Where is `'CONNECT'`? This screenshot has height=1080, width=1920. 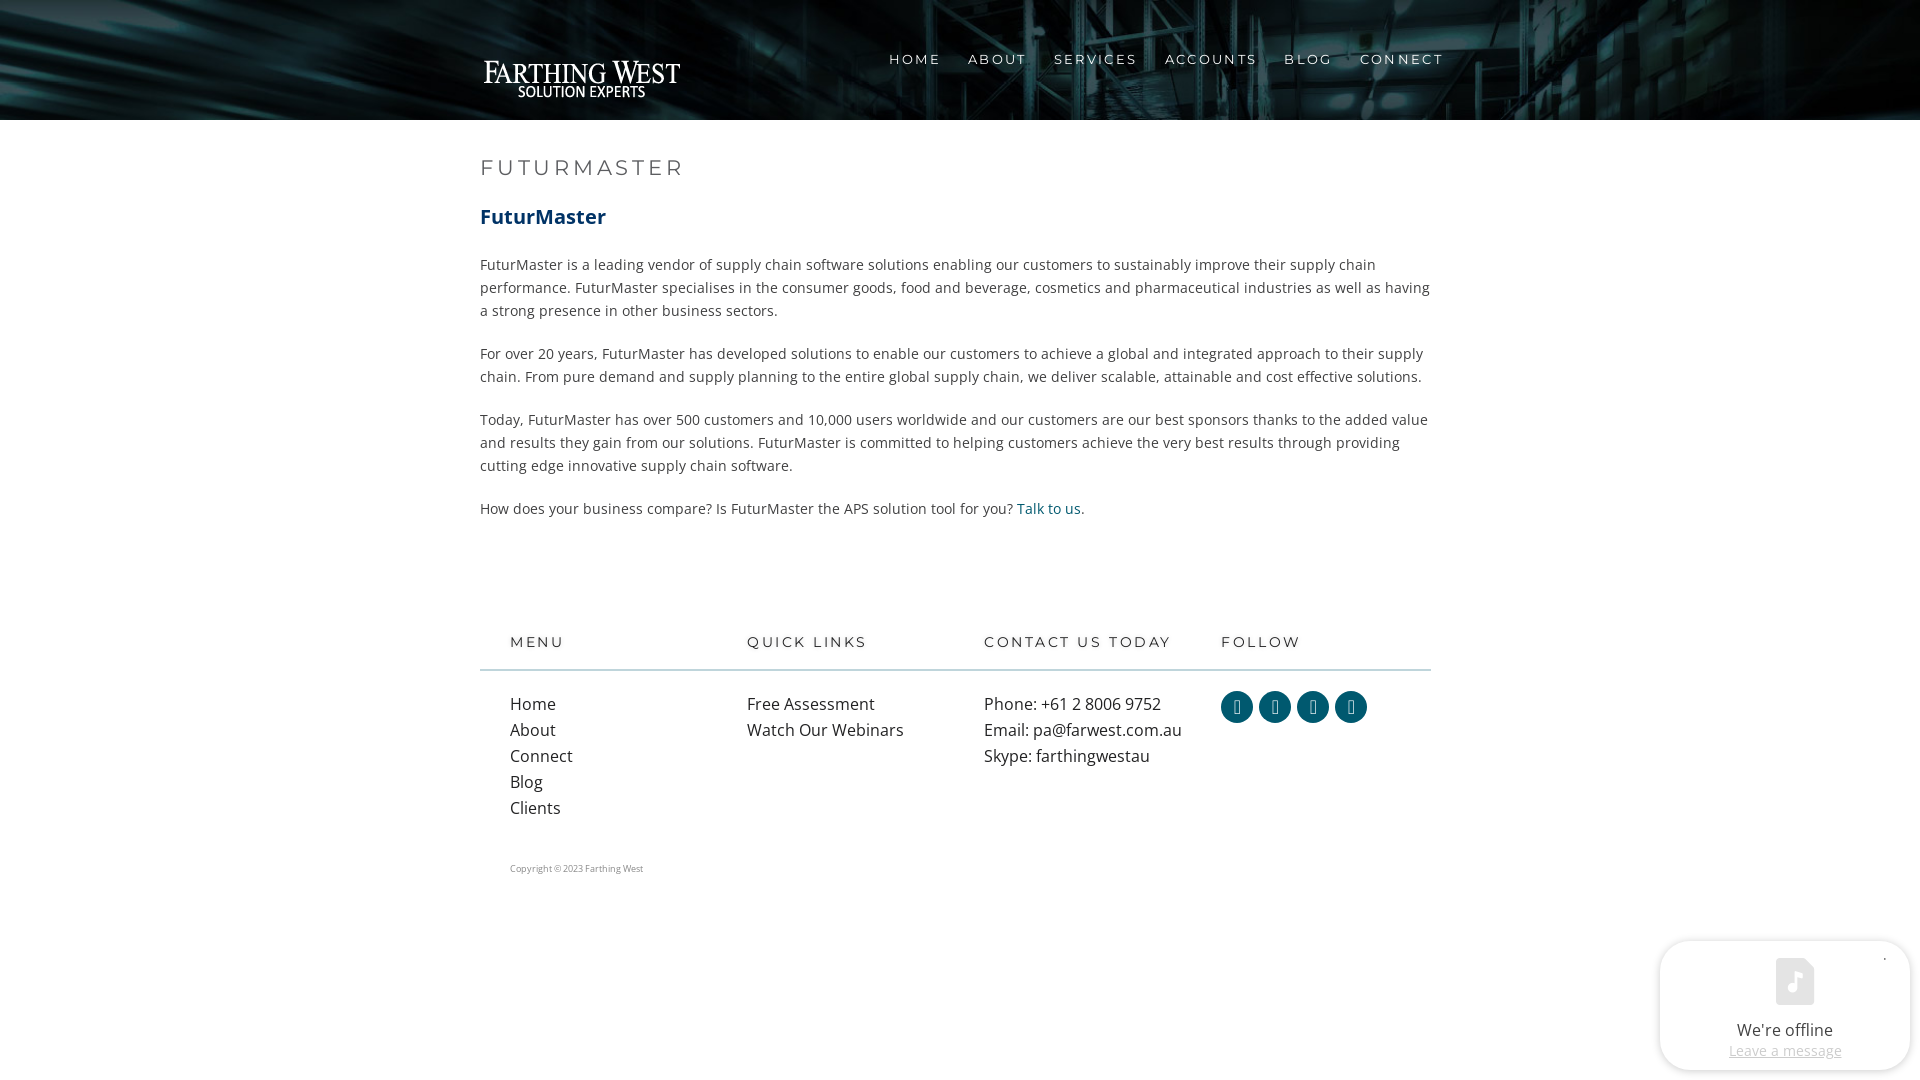
'CONNECT' is located at coordinates (1399, 58).